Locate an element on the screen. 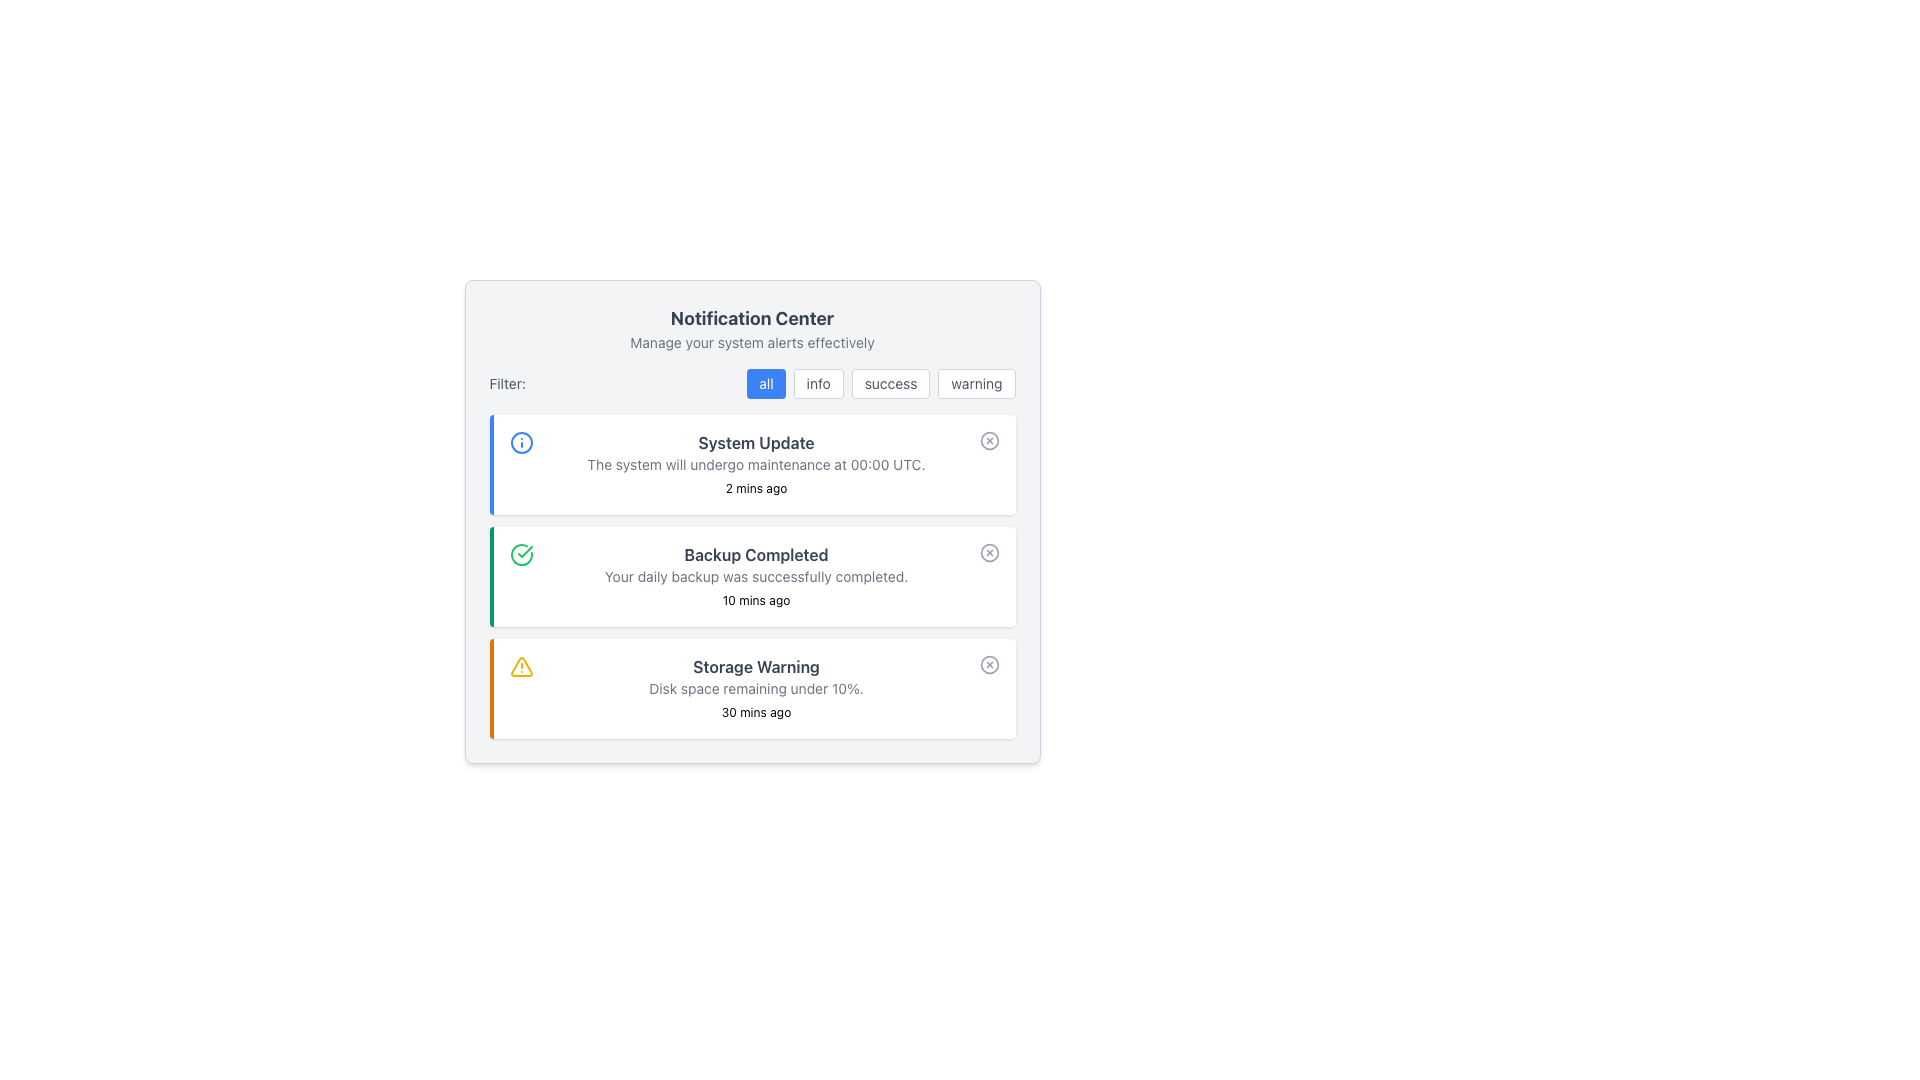 This screenshot has height=1080, width=1920. the 'success' button in the notification filter section to change its background color is located at coordinates (890, 384).